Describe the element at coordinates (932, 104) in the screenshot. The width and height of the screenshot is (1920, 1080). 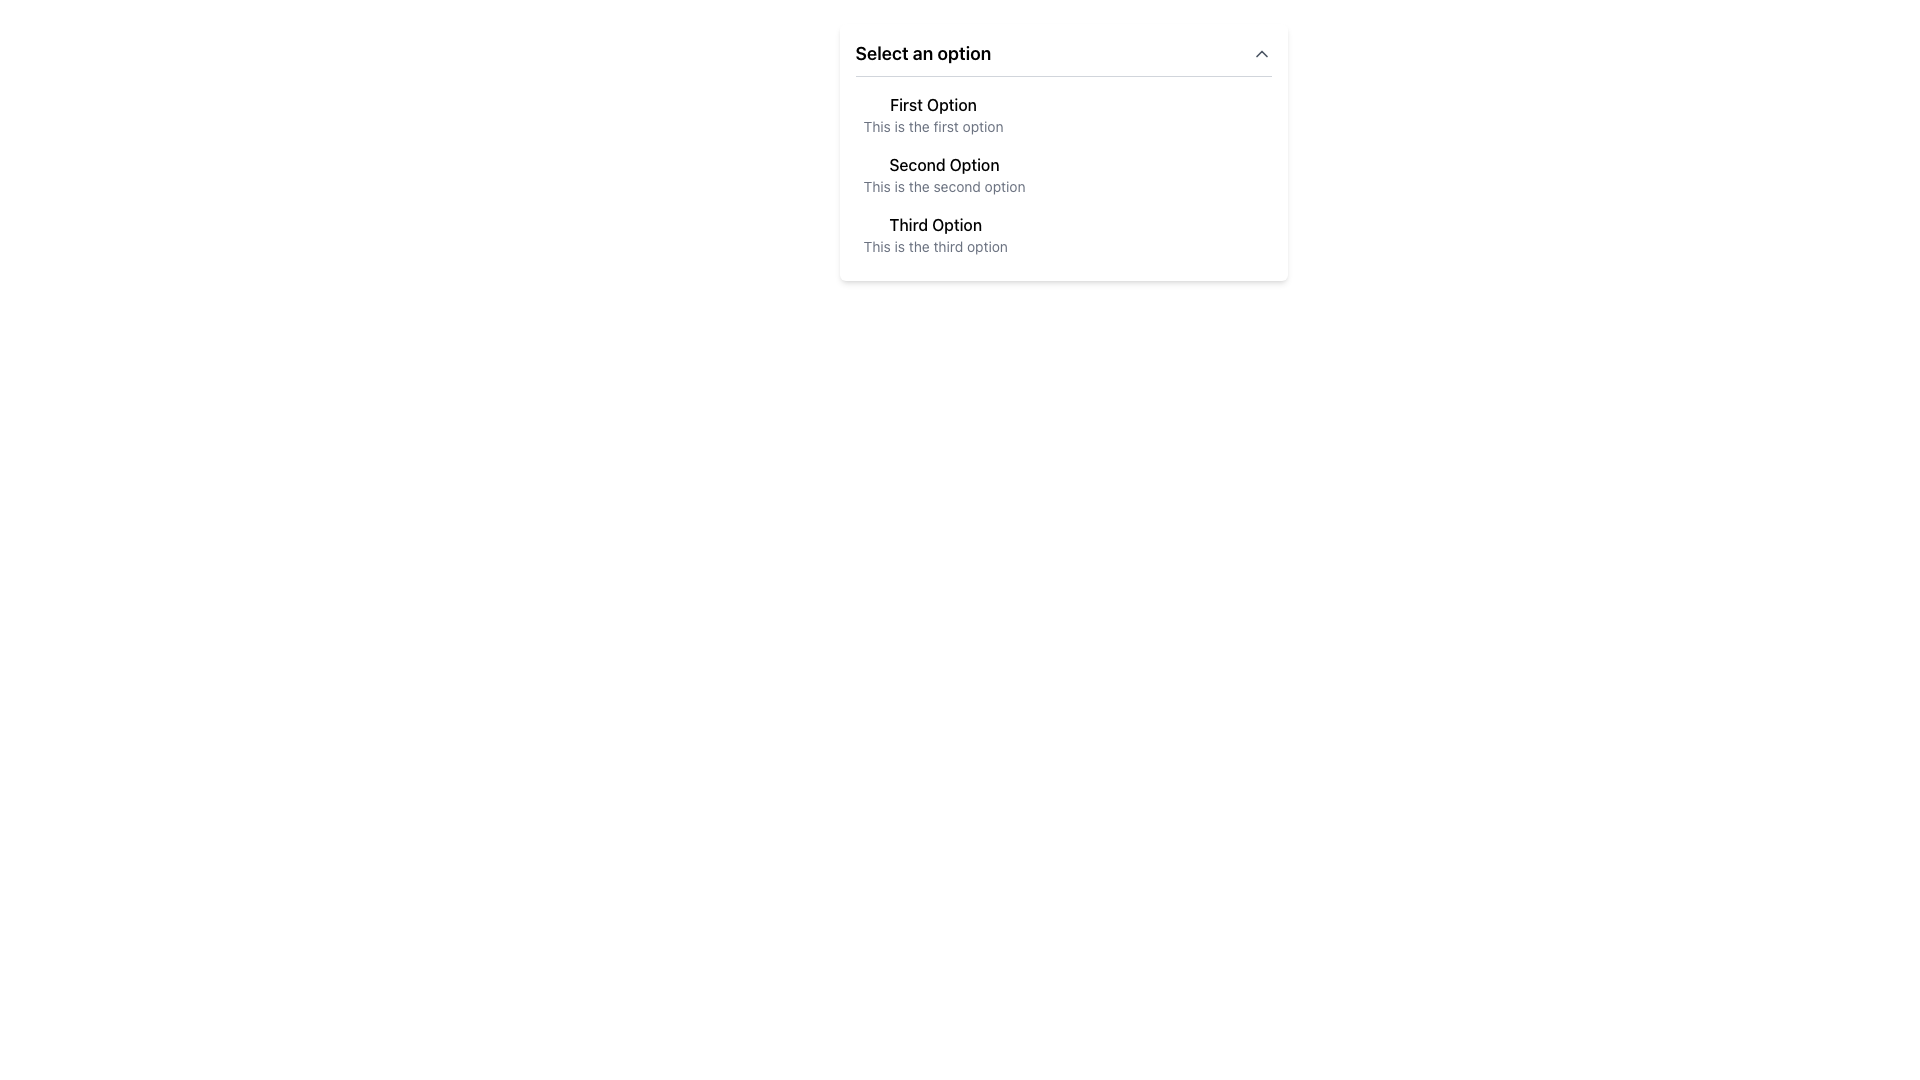
I see `text label element stating 'First Option' which is the first item in the dropdown menu labeled 'Select an option'` at that location.